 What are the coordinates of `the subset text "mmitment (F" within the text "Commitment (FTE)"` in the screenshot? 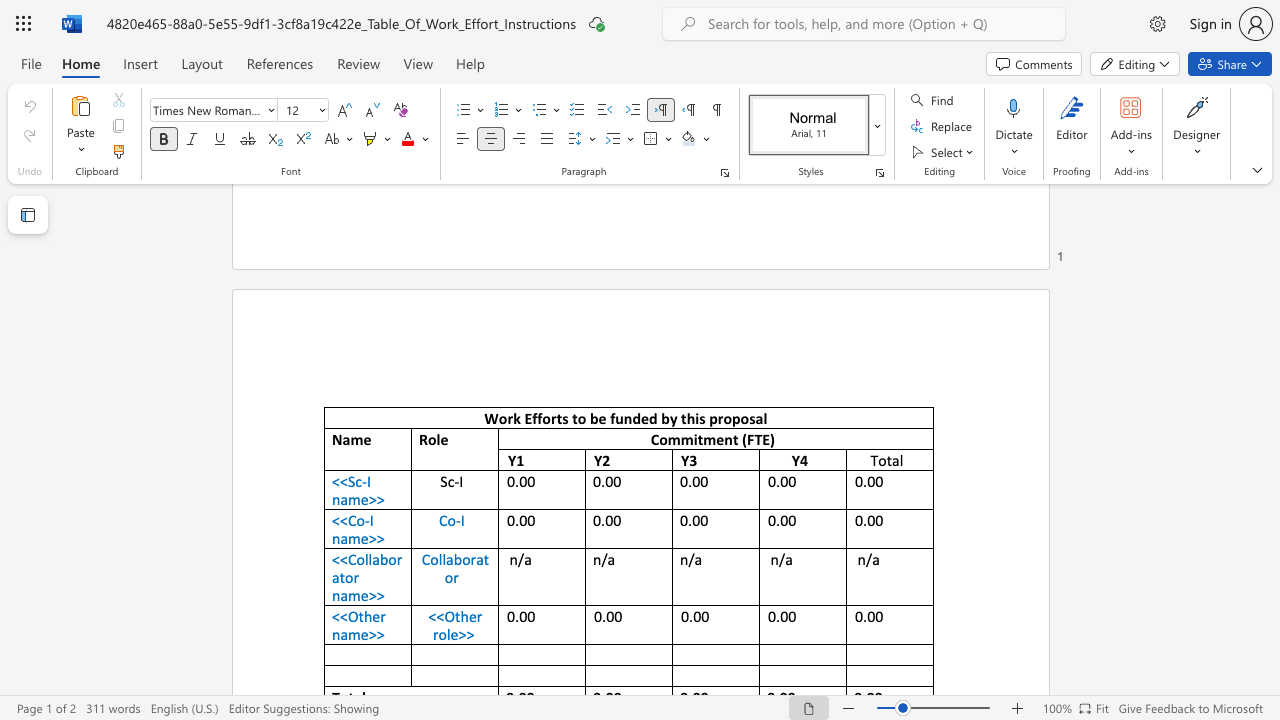 It's located at (667, 438).